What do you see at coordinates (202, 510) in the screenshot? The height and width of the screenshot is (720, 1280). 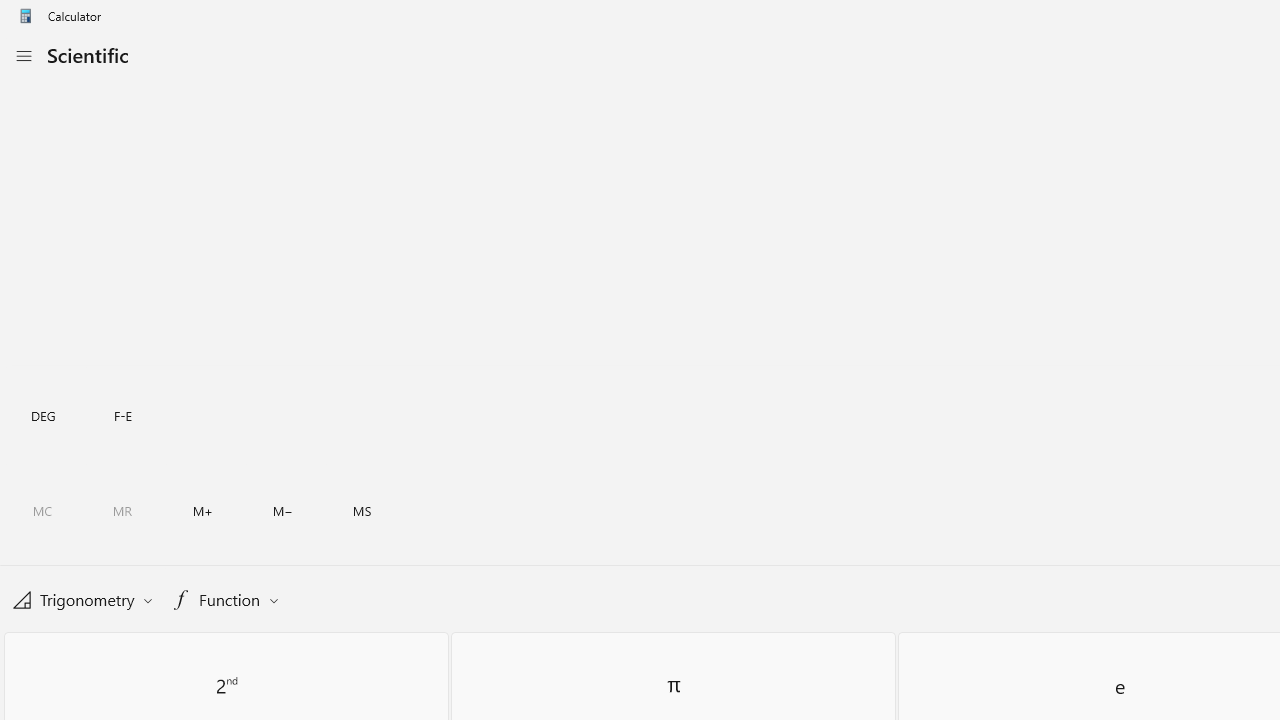 I see `'Memory add'` at bounding box center [202, 510].